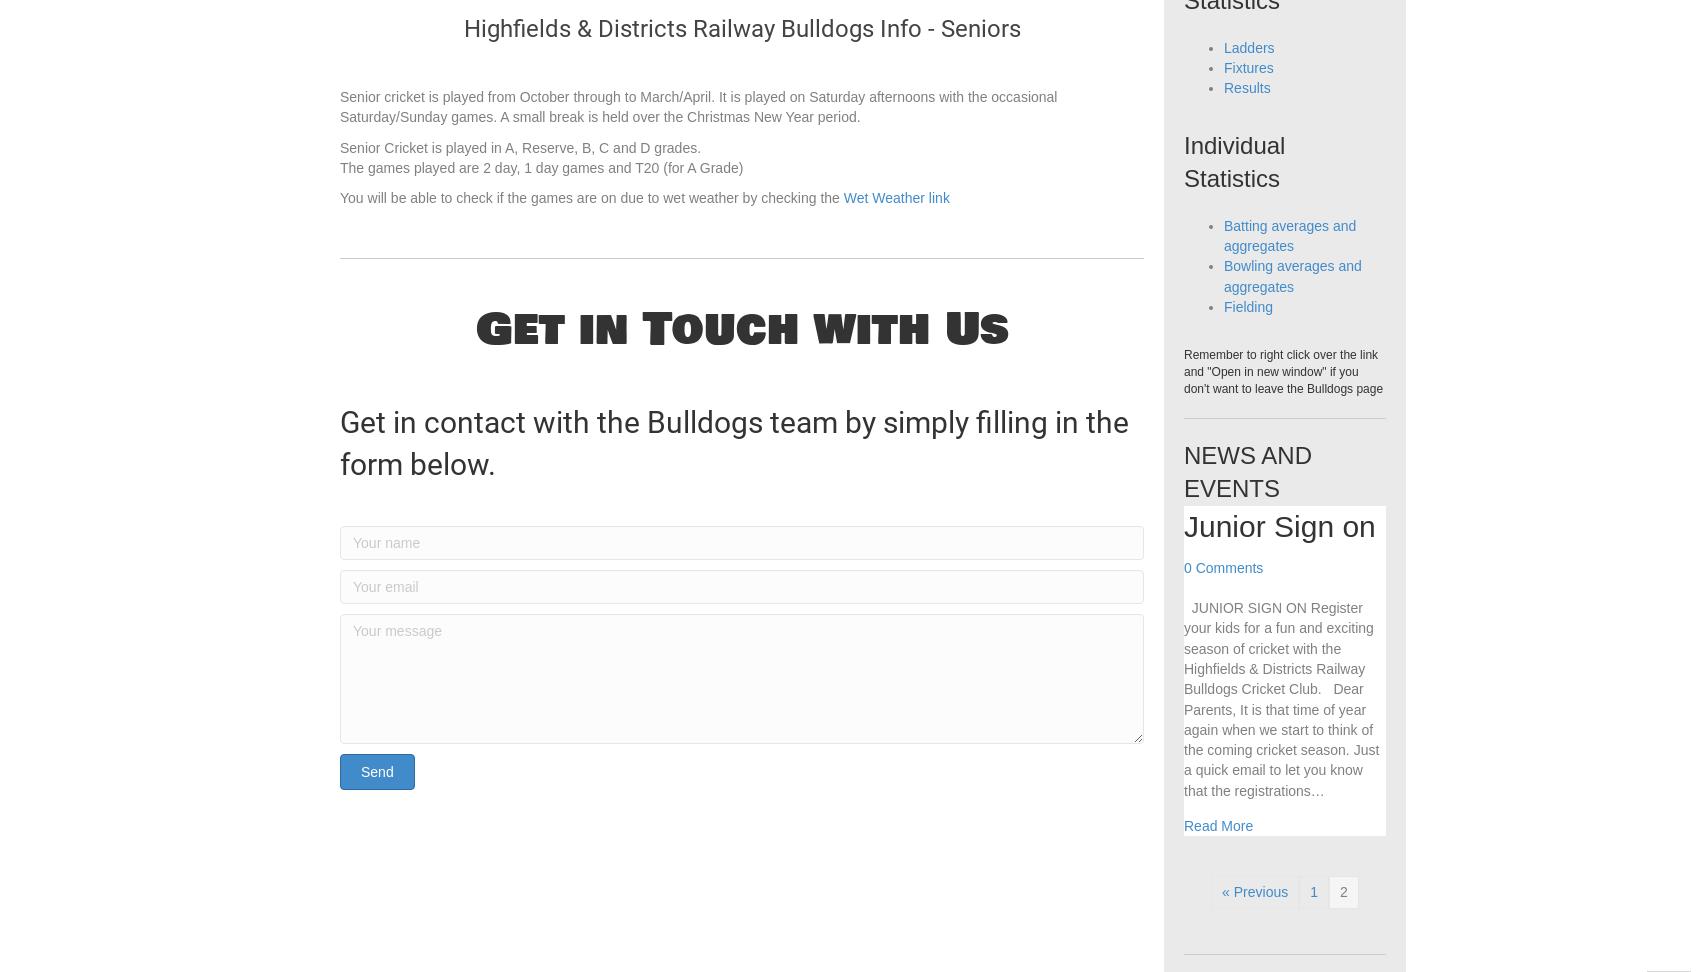  I want to click on 'Results', so click(1246, 128).